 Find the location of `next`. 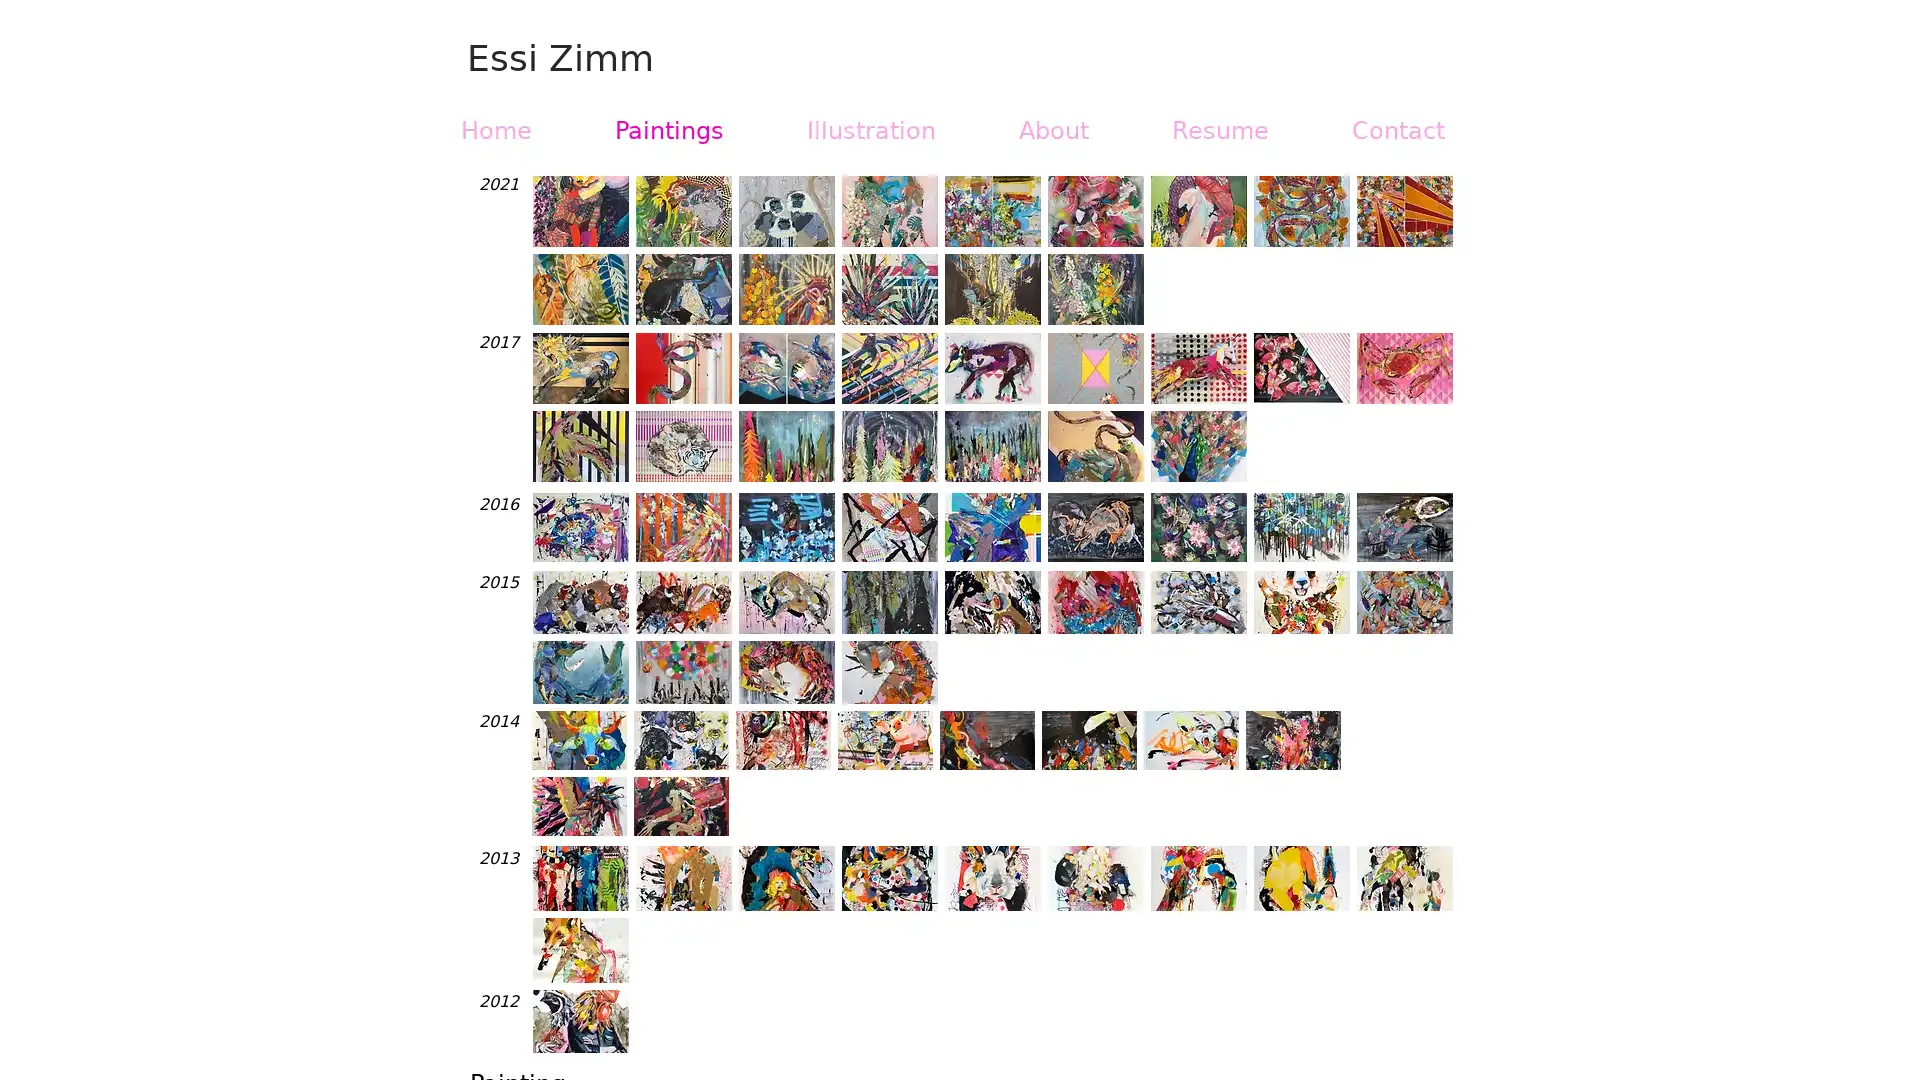

next is located at coordinates (1409, 1037).